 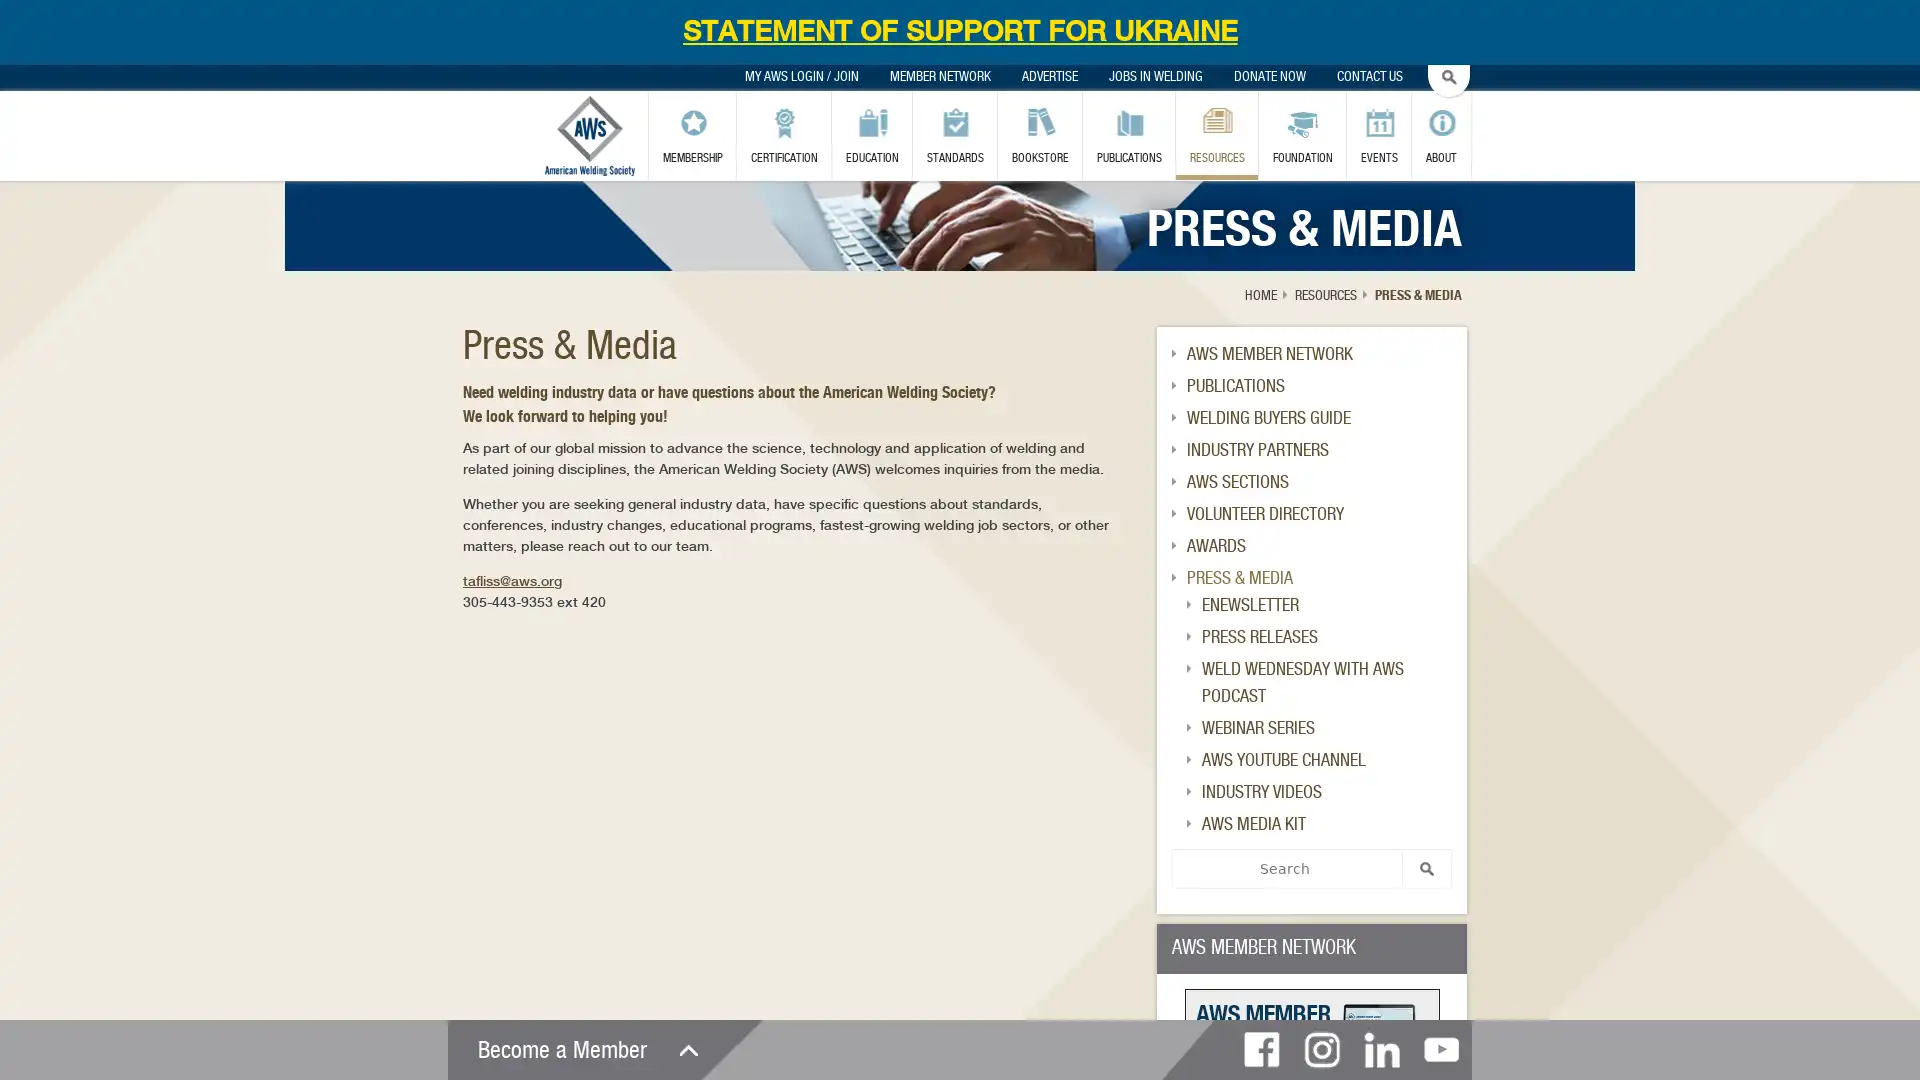 What do you see at coordinates (1323, 141) in the screenshot?
I see `Decline` at bounding box center [1323, 141].